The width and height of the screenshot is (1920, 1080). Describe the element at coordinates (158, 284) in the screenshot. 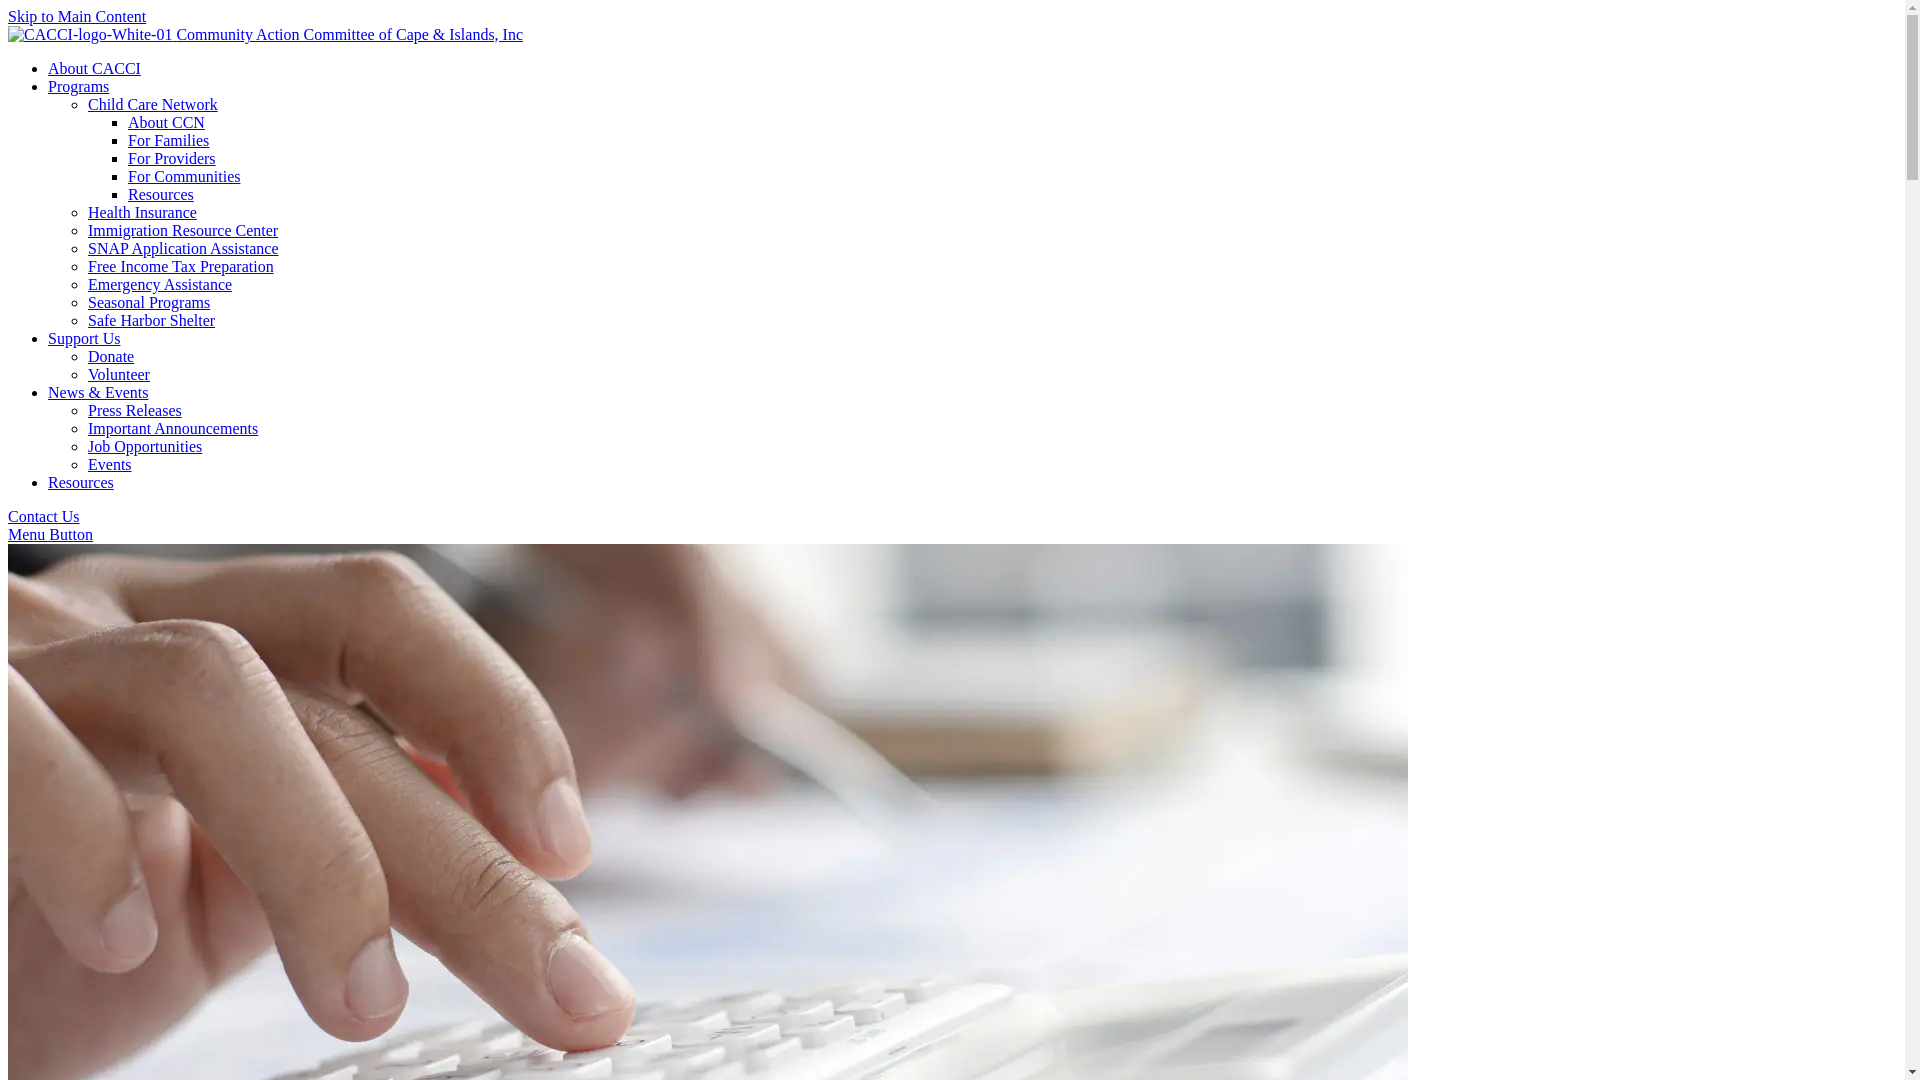

I see `'Emergency Assistance'` at that location.